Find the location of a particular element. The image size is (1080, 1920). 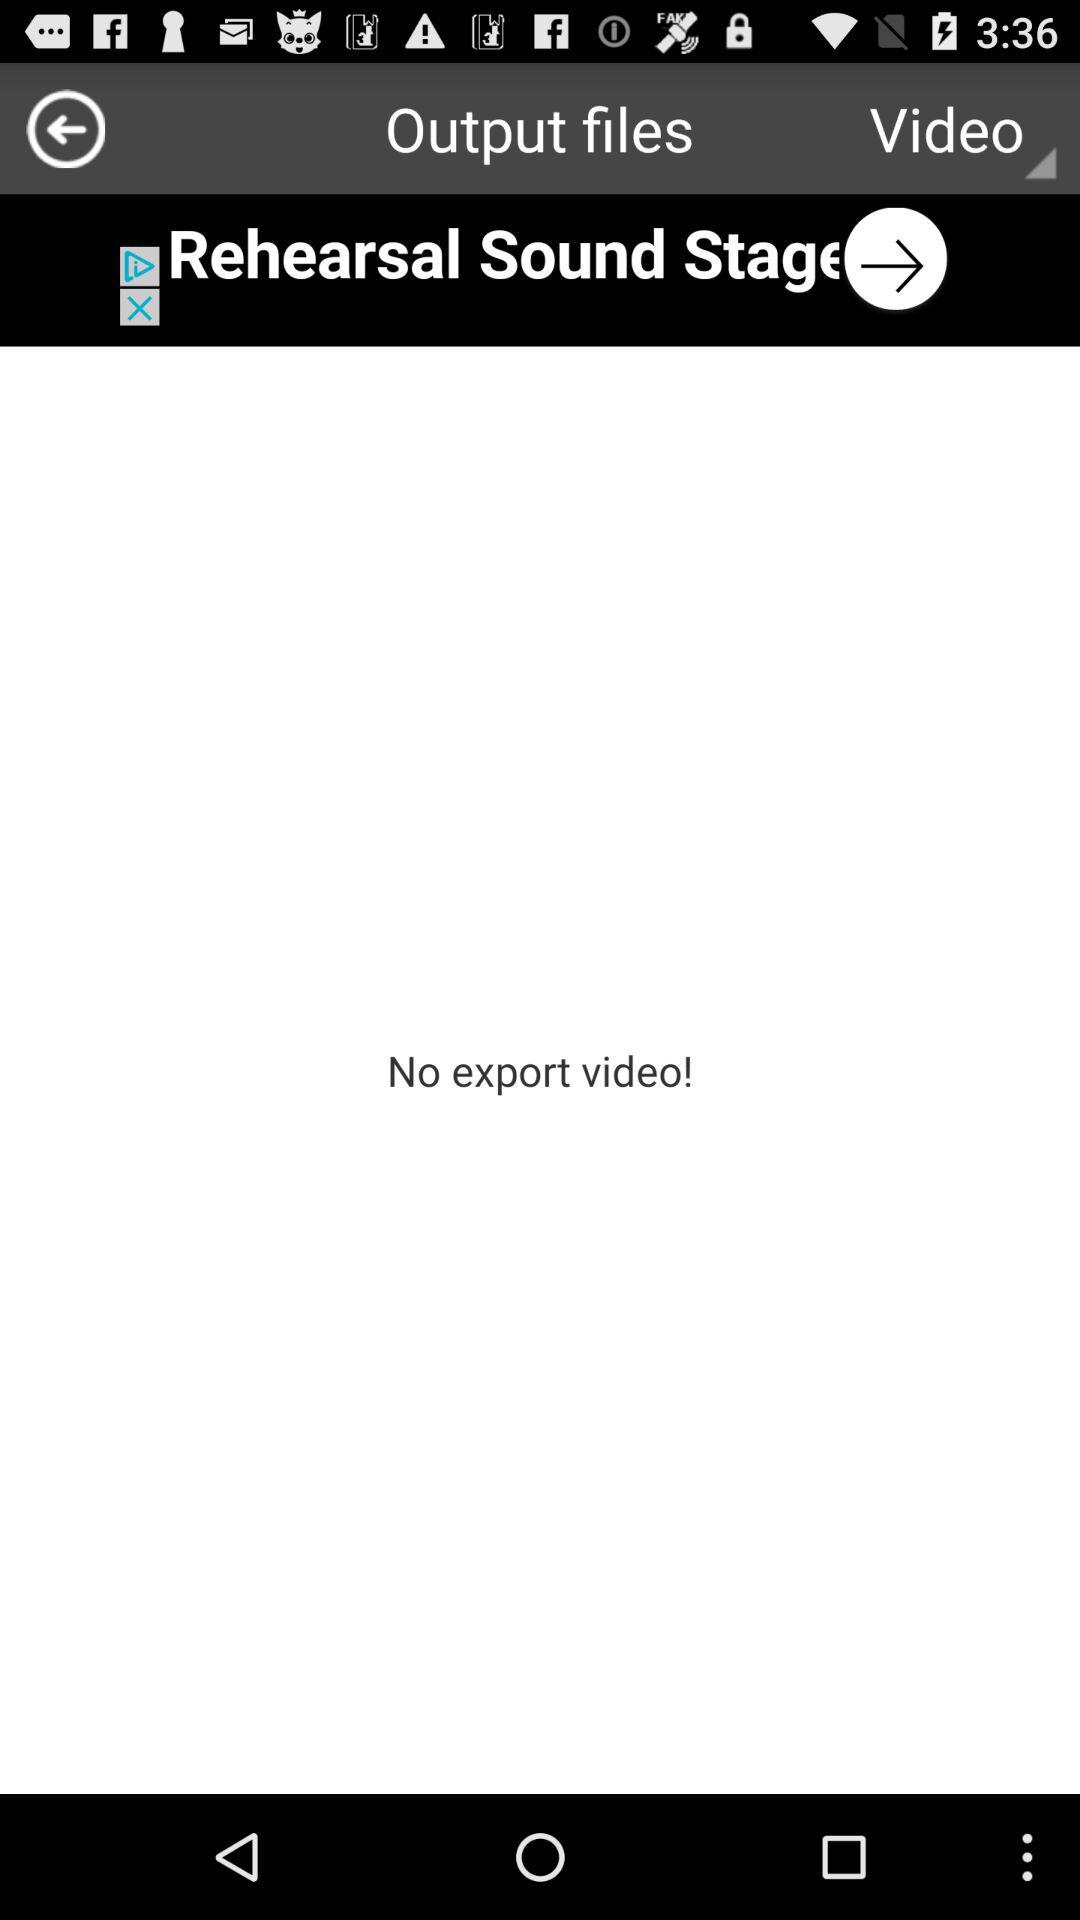

go back is located at coordinates (64, 127).